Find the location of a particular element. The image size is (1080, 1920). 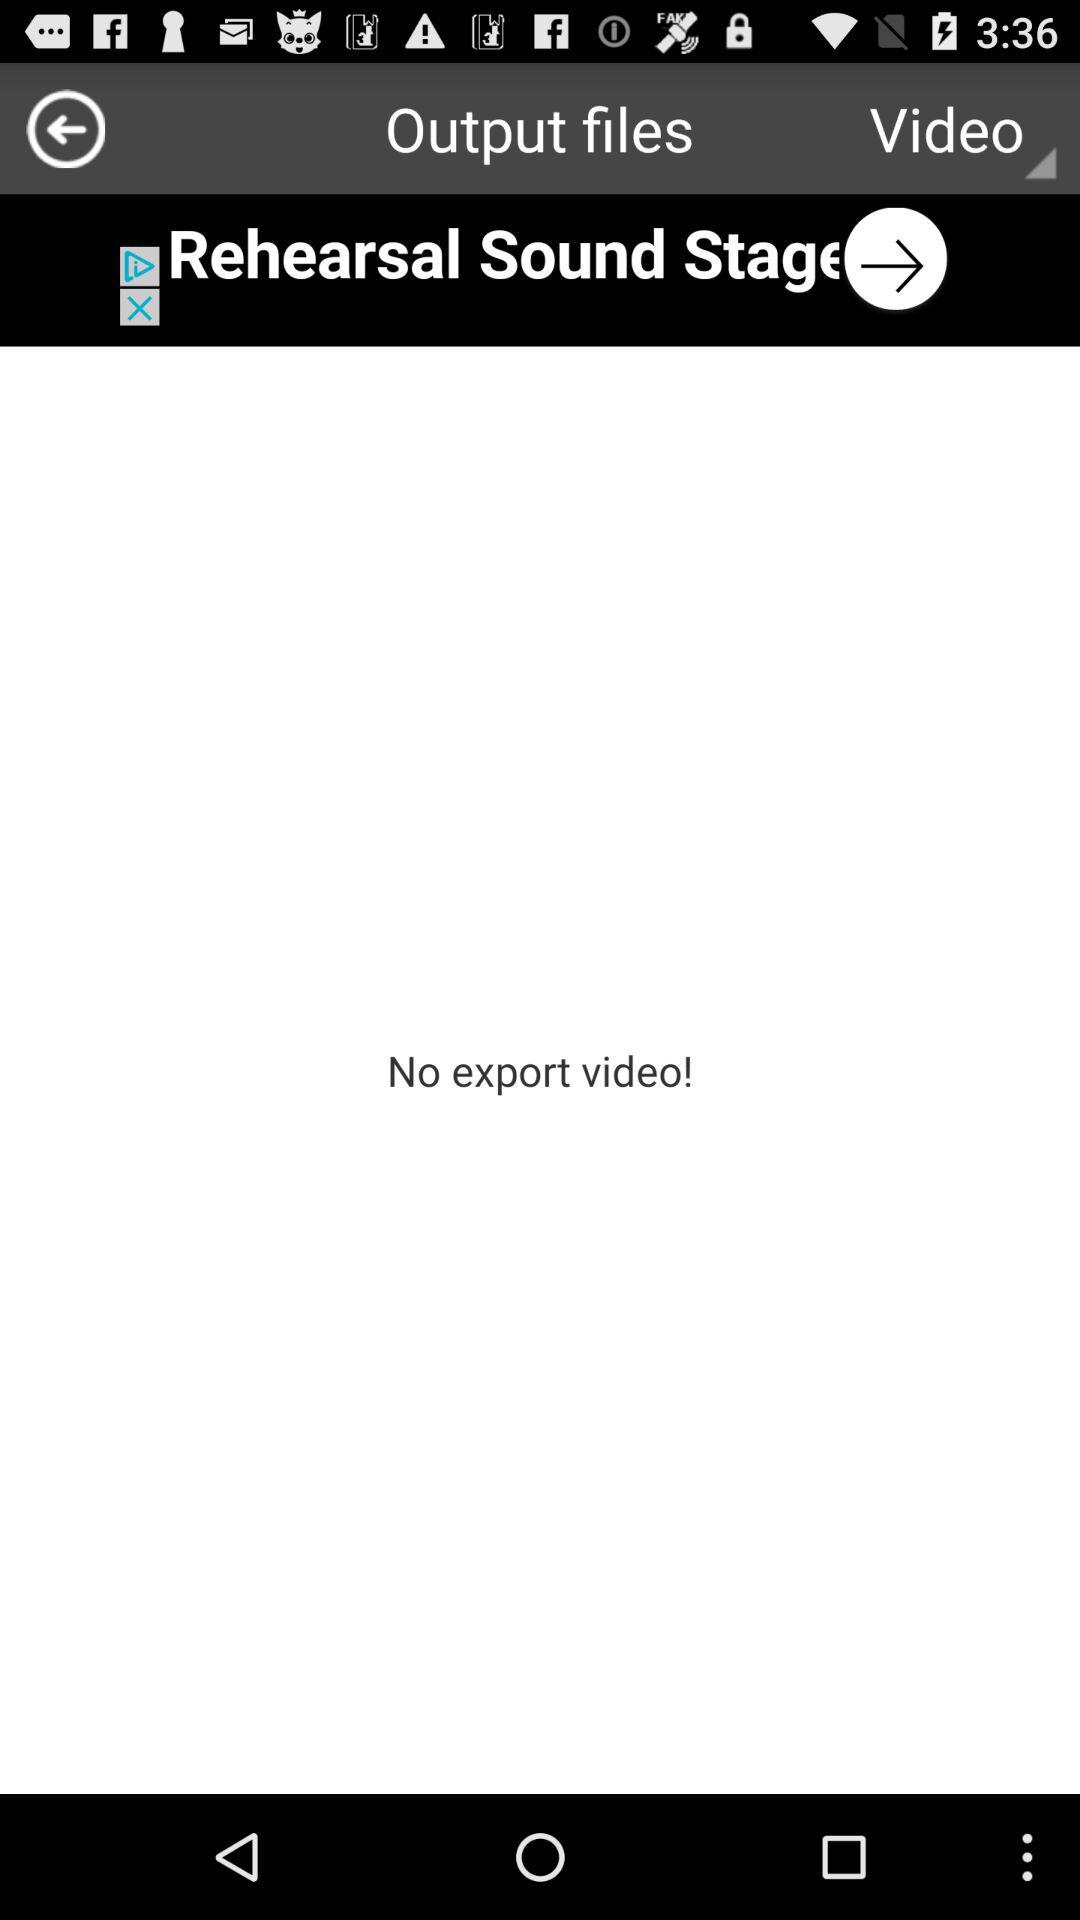

go back is located at coordinates (64, 127).